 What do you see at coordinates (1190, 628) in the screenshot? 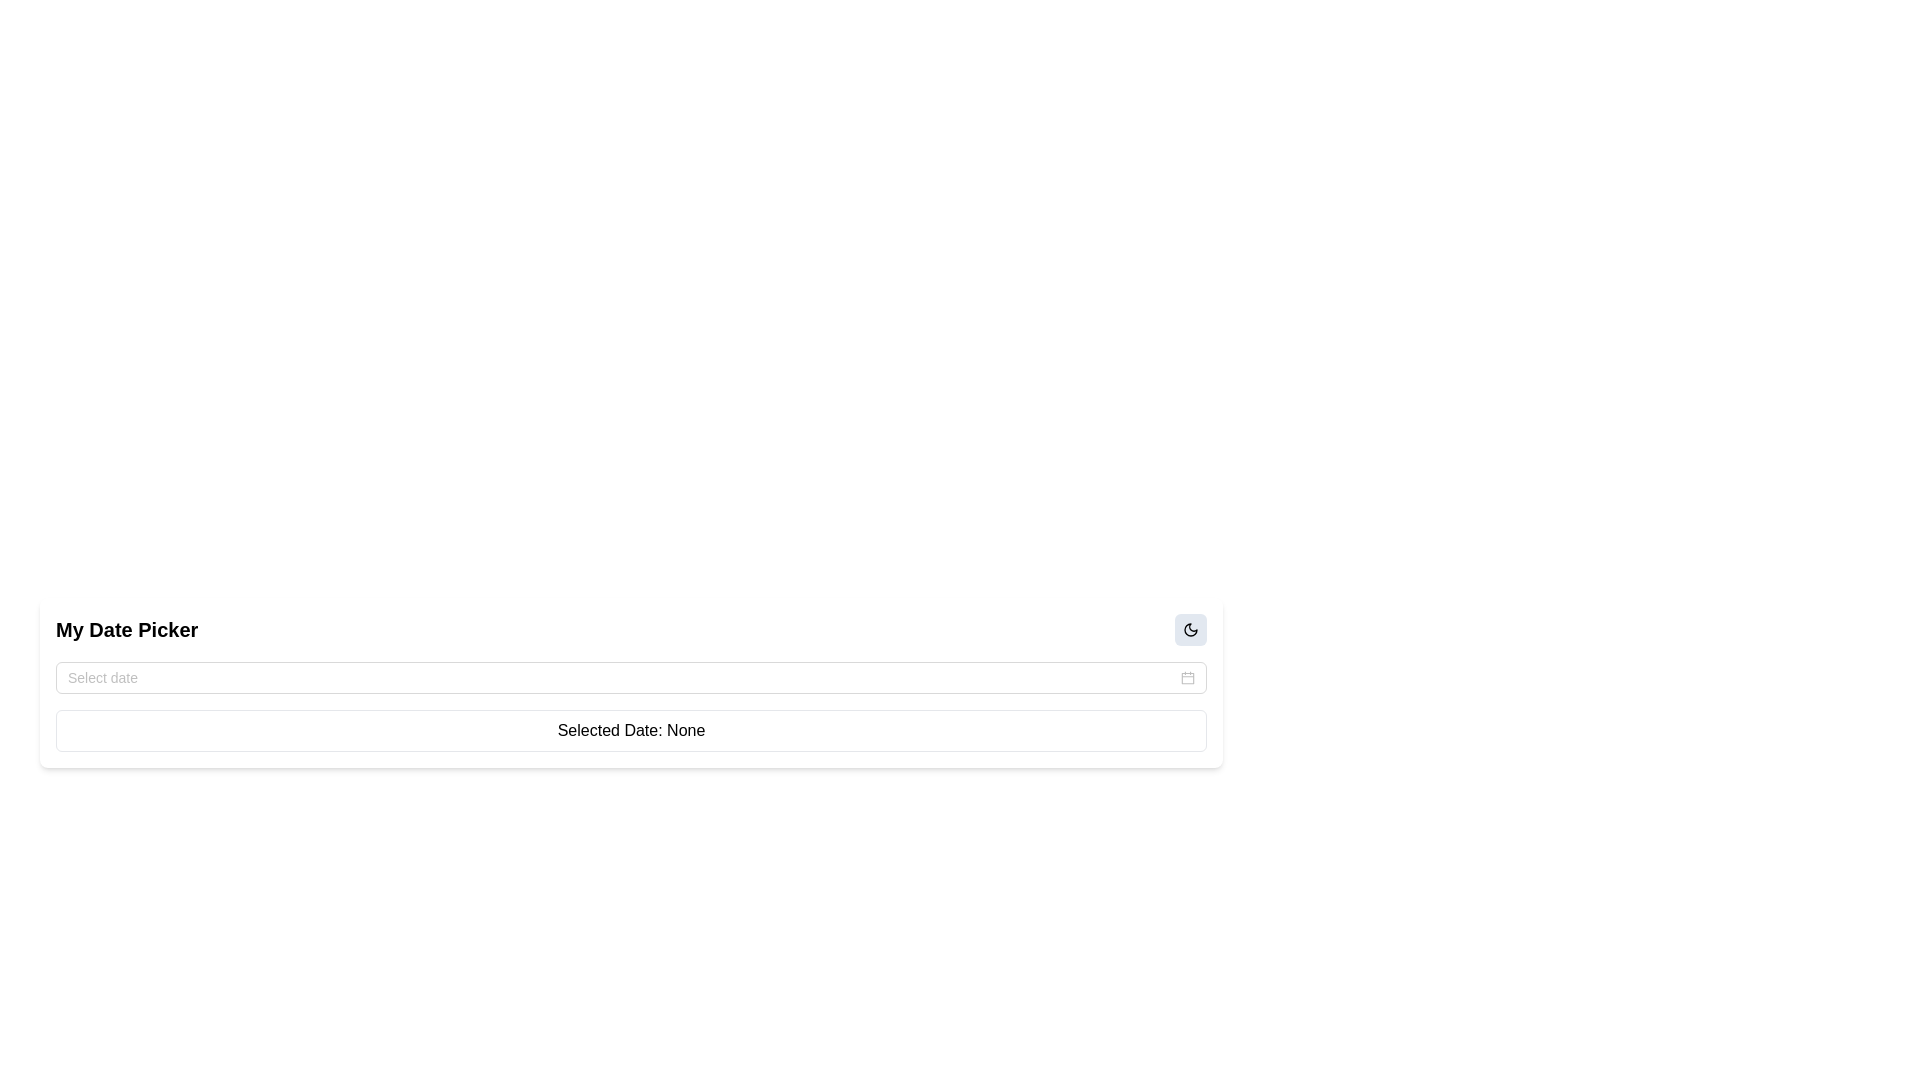
I see `the moon icon in the top-right corner of the date picker UI component` at bounding box center [1190, 628].